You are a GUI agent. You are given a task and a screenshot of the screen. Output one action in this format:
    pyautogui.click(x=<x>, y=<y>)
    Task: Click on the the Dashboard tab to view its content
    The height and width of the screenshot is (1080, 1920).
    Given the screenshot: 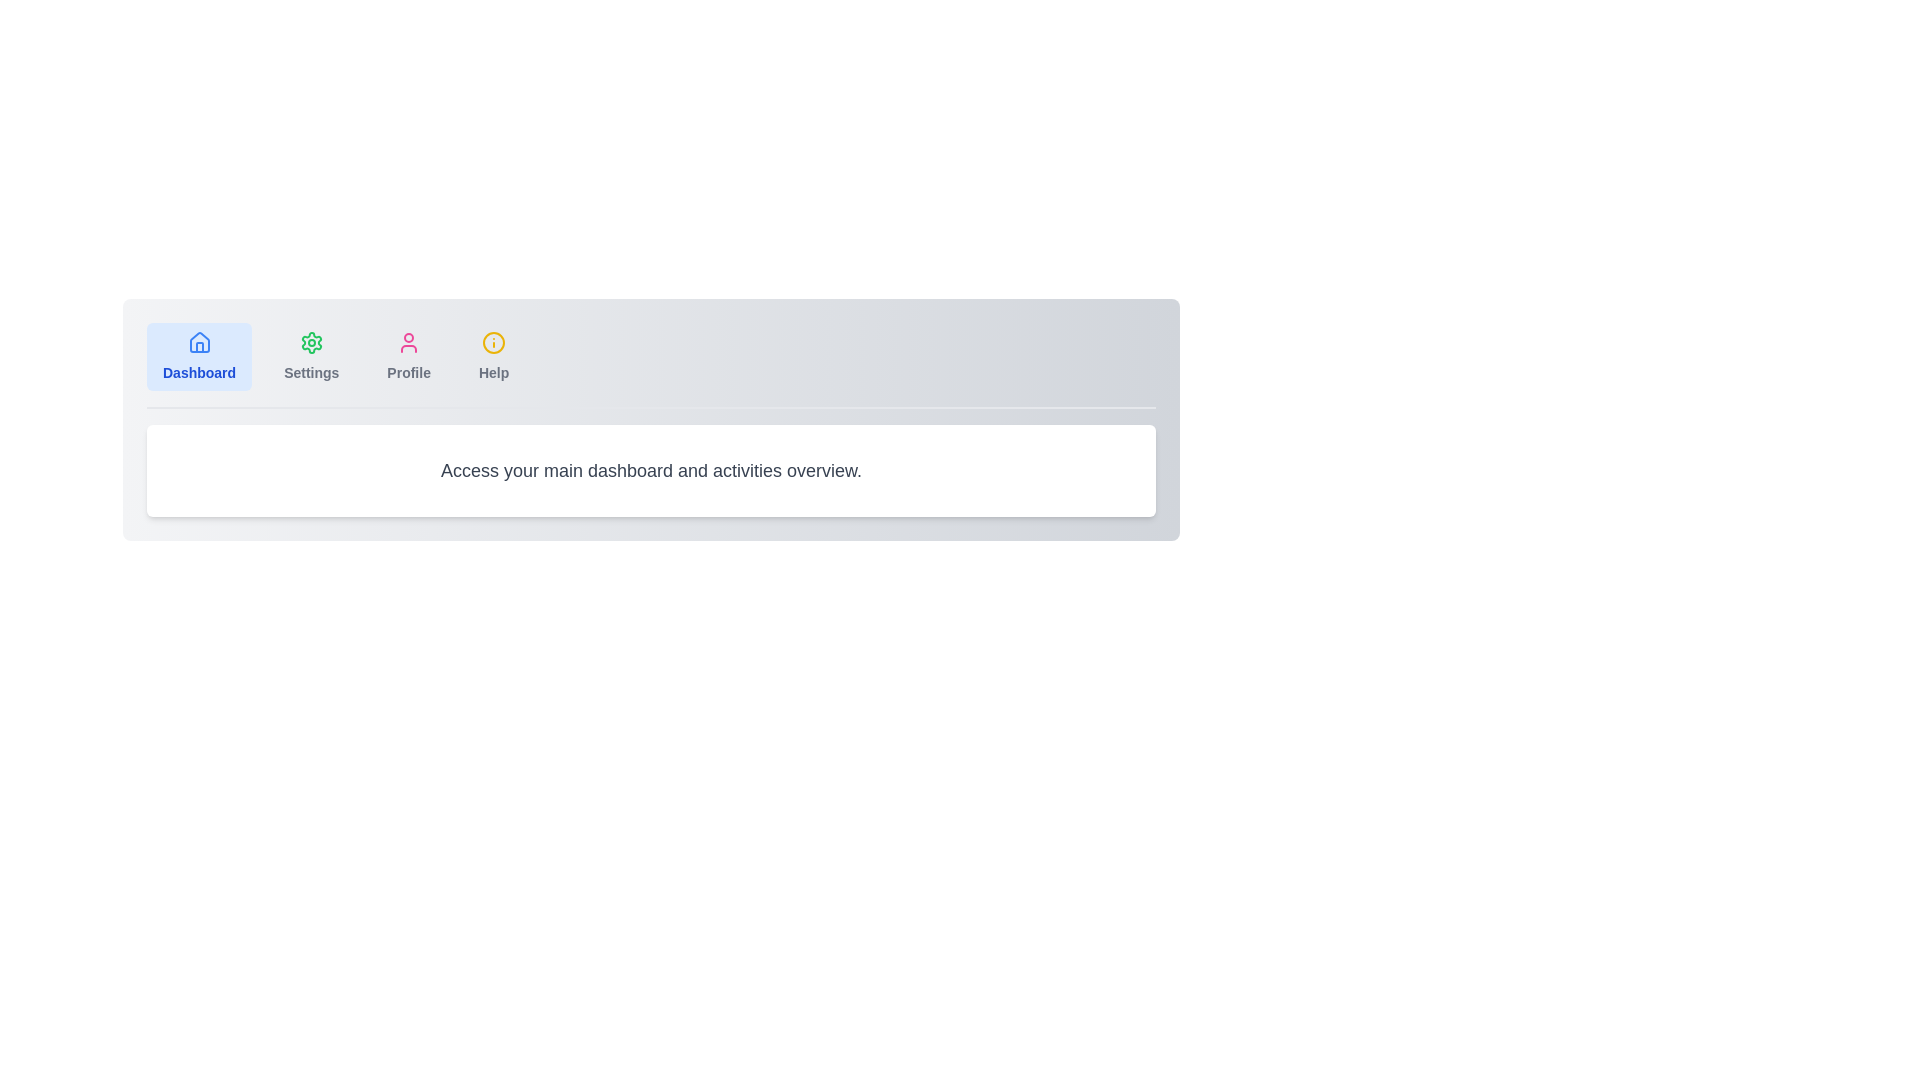 What is the action you would take?
    pyautogui.click(x=199, y=356)
    